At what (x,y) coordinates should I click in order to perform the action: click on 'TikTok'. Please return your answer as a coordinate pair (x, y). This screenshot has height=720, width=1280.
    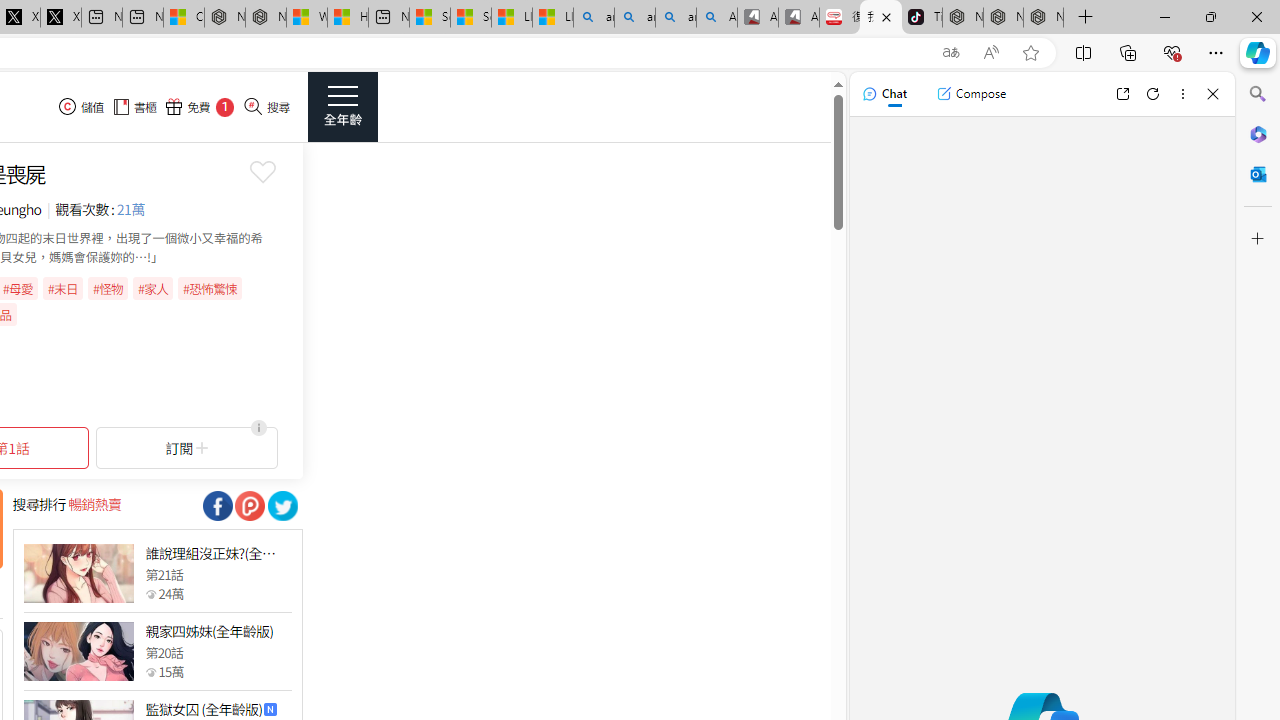
    Looking at the image, I should click on (921, 17).